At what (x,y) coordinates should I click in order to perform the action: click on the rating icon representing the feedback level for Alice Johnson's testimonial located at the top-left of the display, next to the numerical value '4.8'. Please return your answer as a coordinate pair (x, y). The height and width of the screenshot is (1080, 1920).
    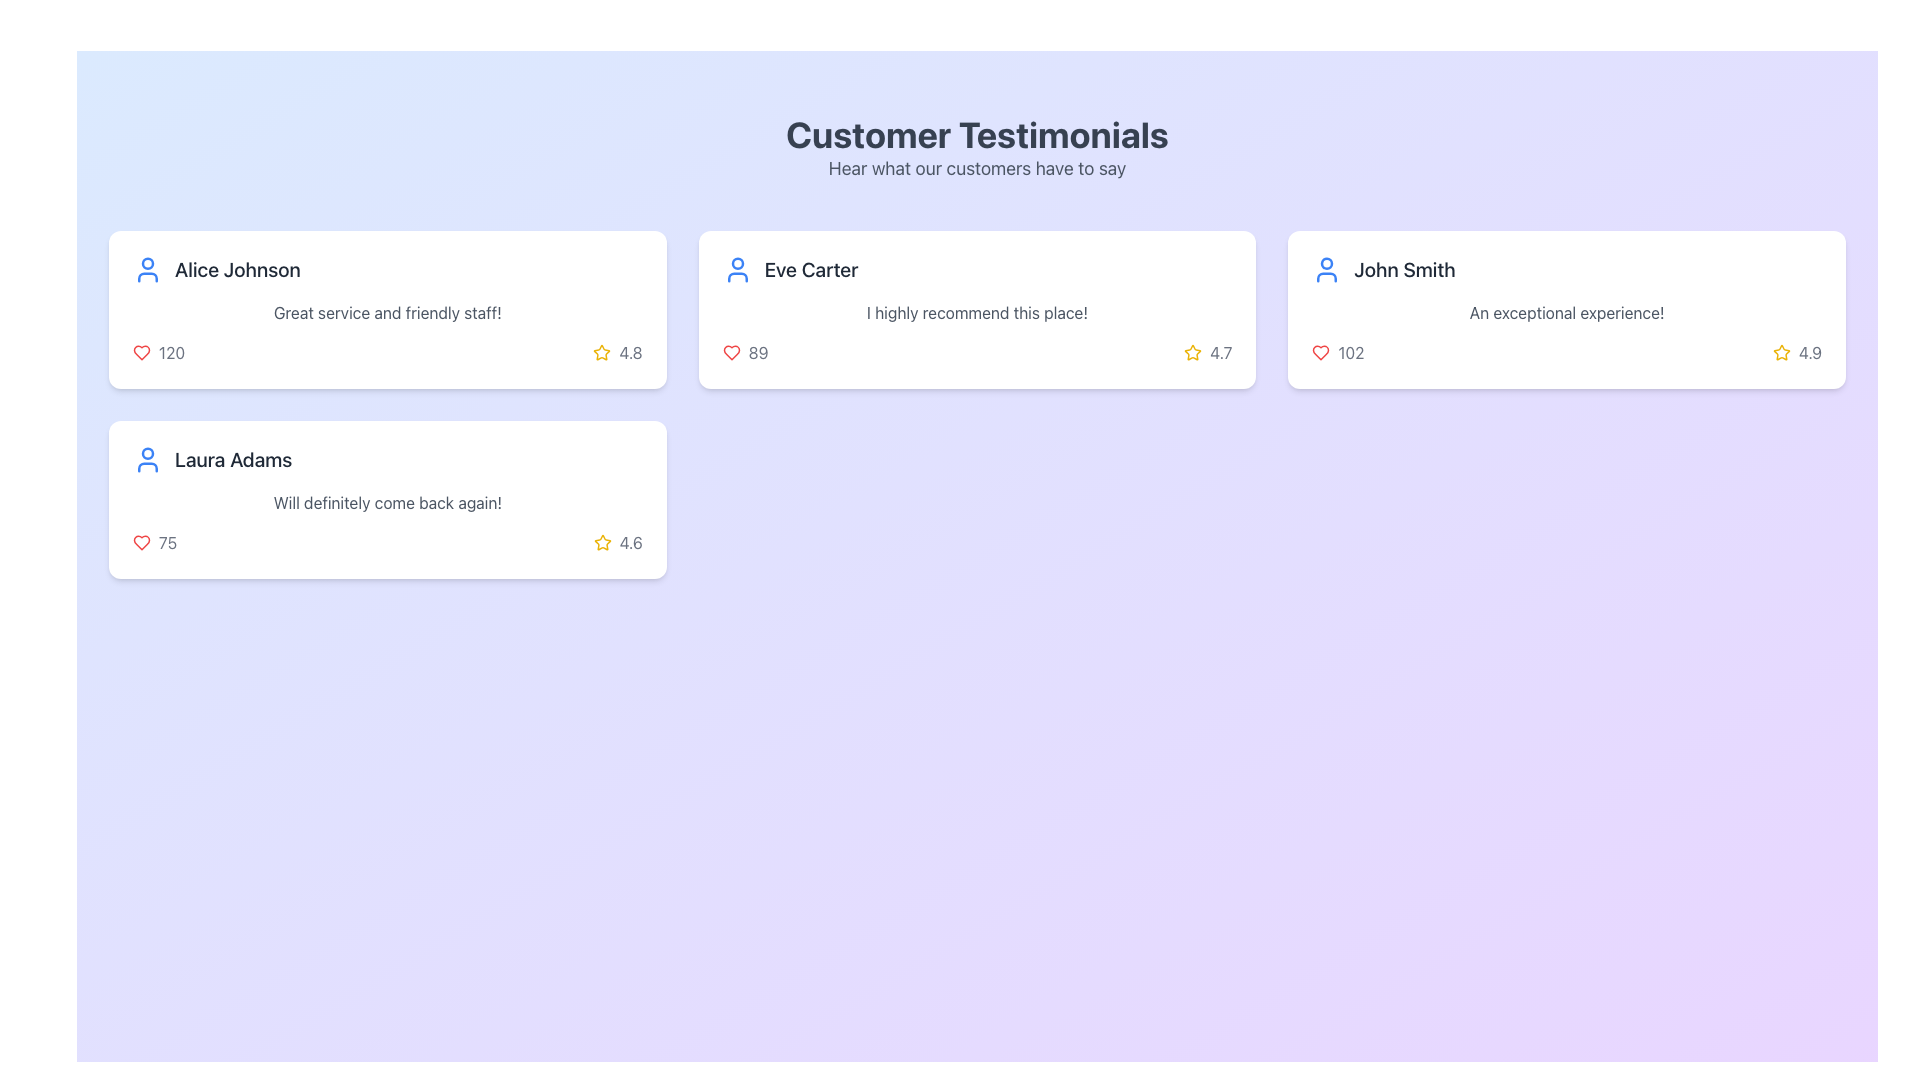
    Looking at the image, I should click on (601, 352).